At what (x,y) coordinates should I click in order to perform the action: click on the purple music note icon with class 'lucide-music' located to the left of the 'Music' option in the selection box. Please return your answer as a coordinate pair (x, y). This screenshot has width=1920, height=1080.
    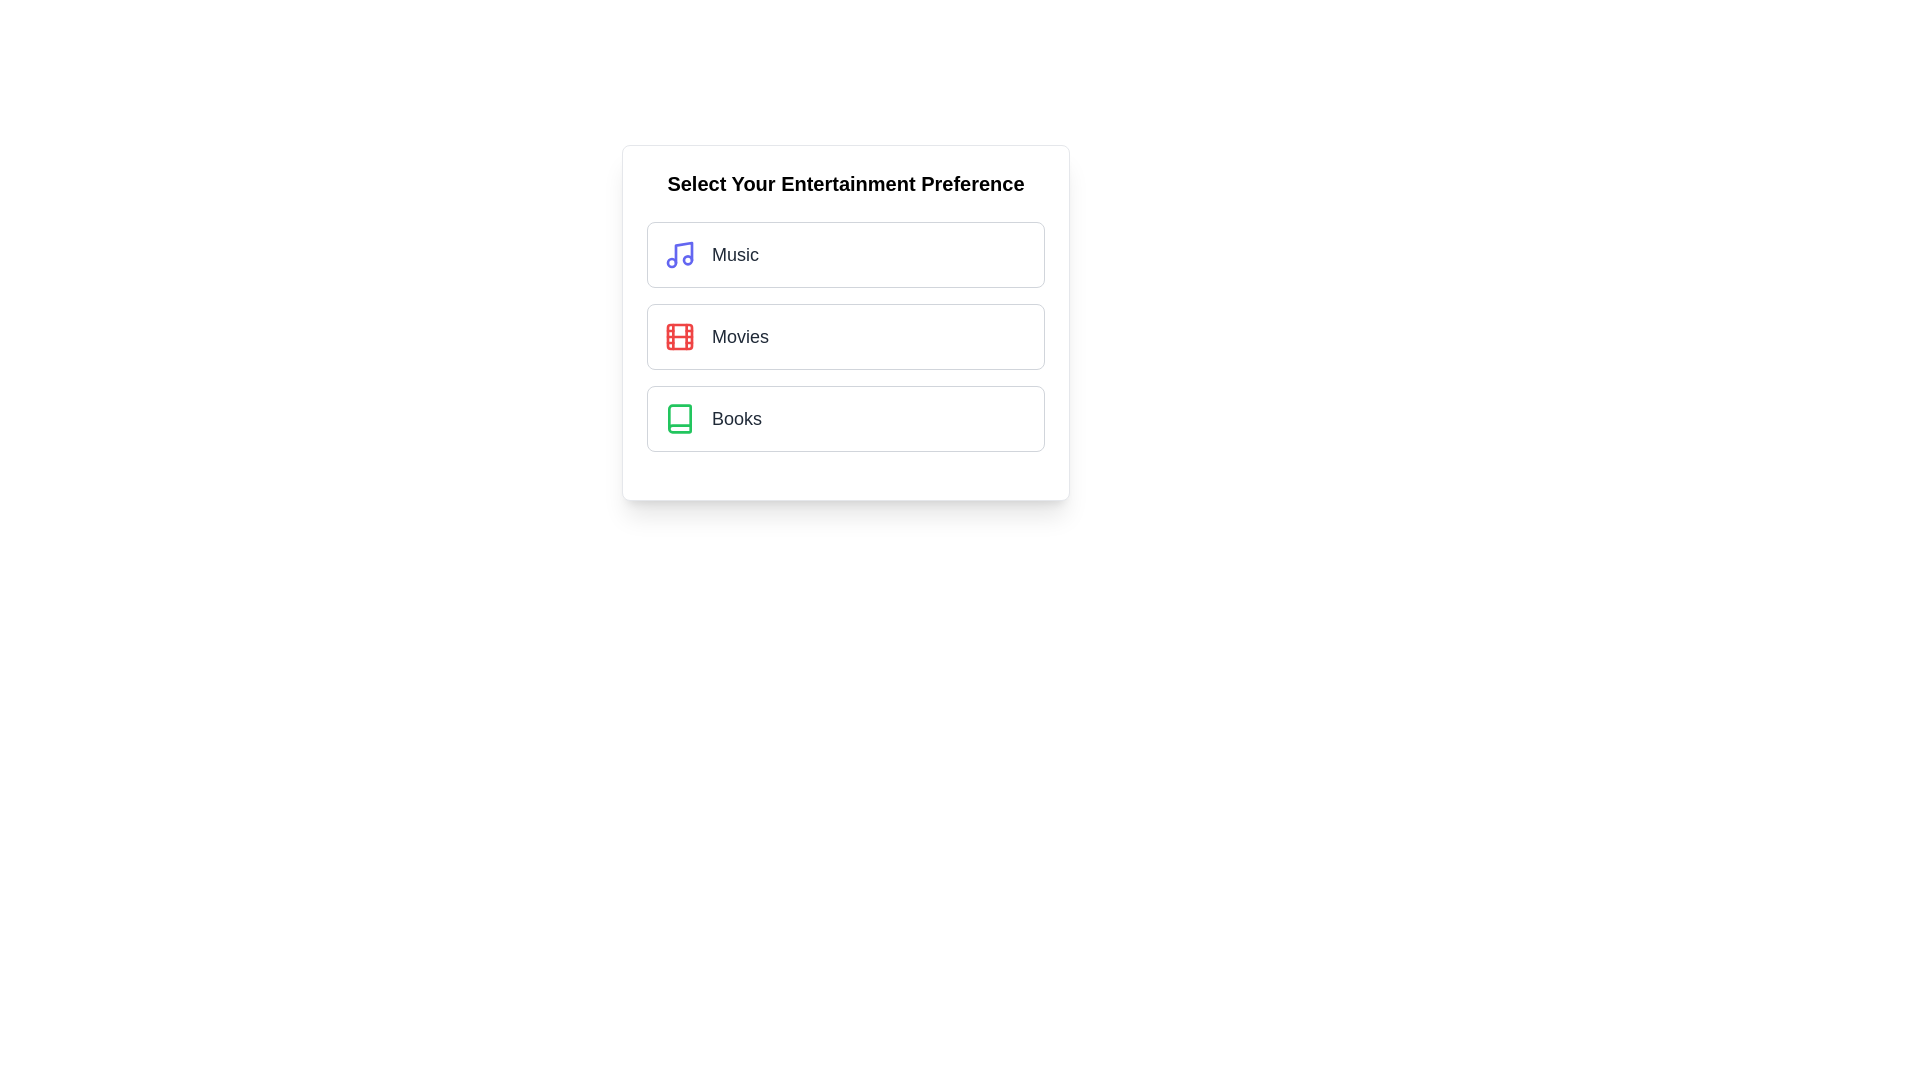
    Looking at the image, I should click on (680, 253).